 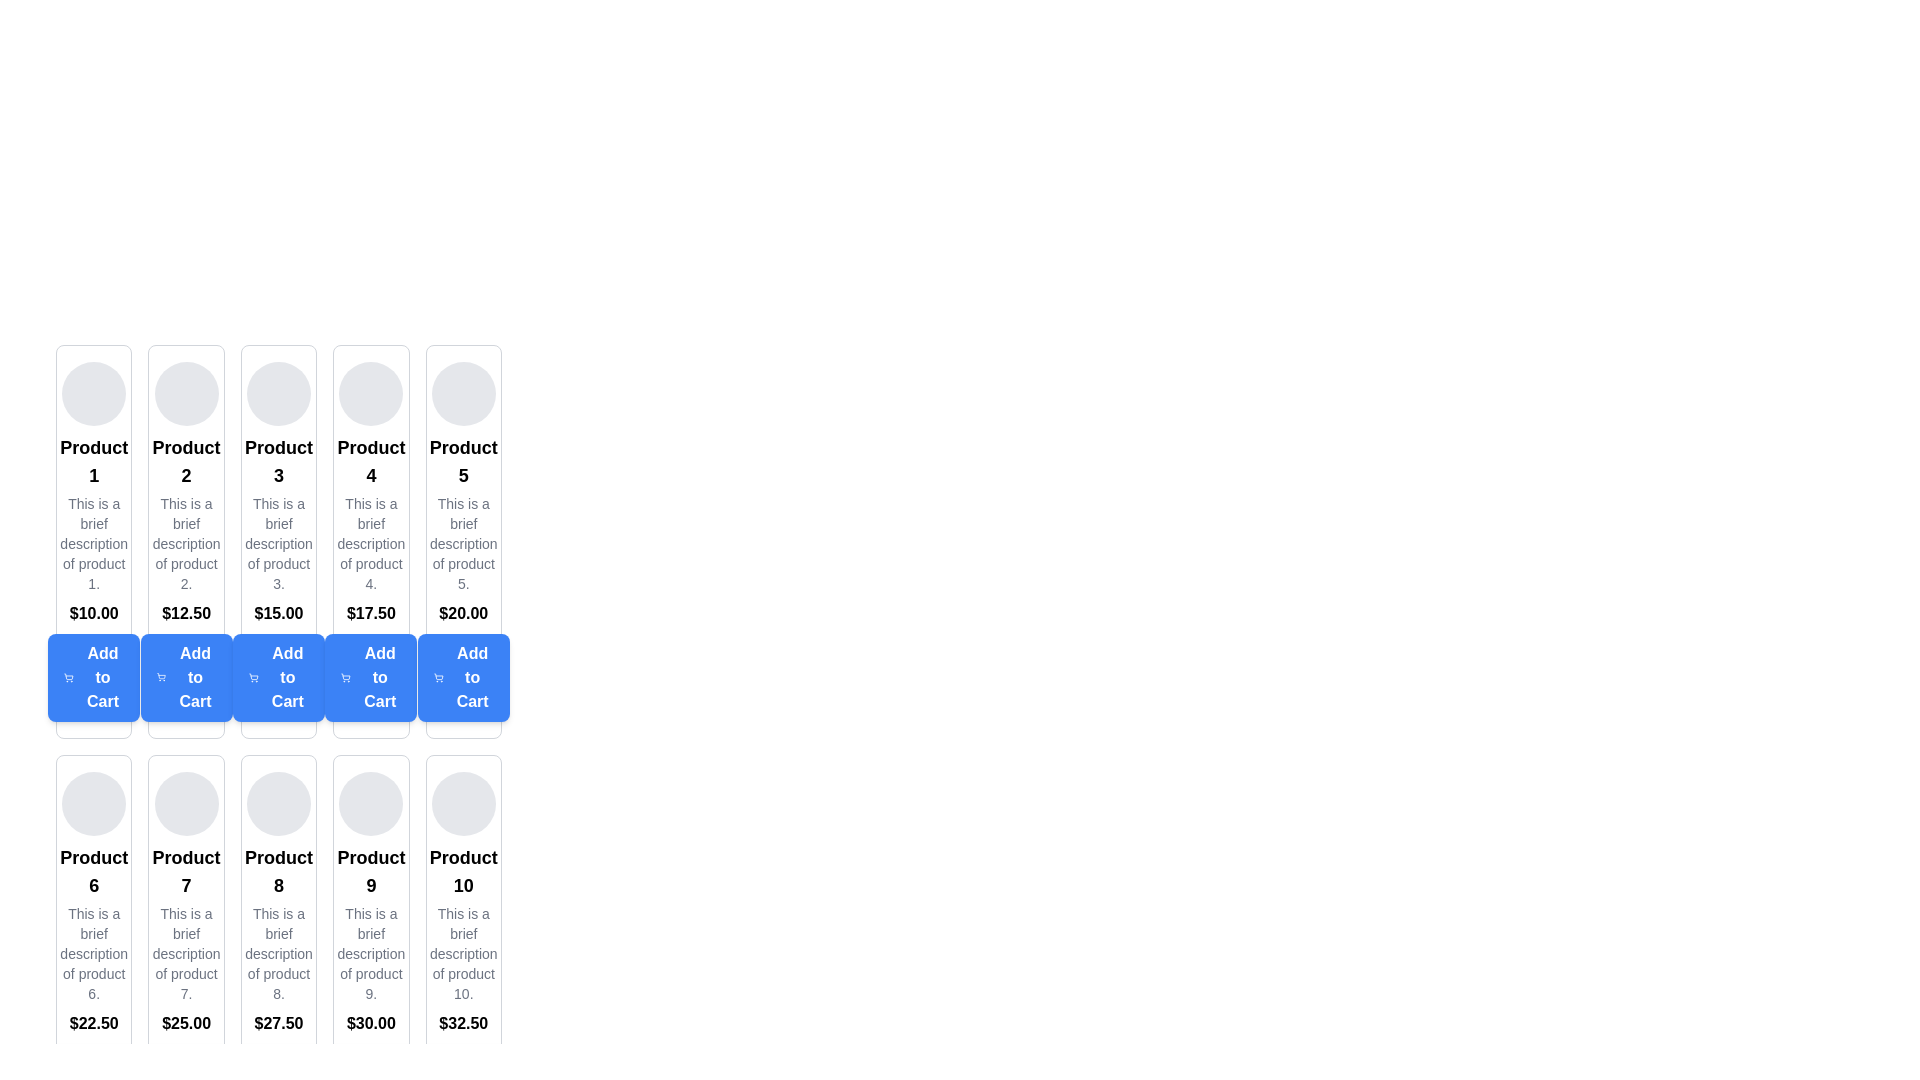 What do you see at coordinates (437, 677) in the screenshot?
I see `the shopping cart icon located on the left side of the 'Add to Cart' button associated with 'Product 5' in the grid layout` at bounding box center [437, 677].